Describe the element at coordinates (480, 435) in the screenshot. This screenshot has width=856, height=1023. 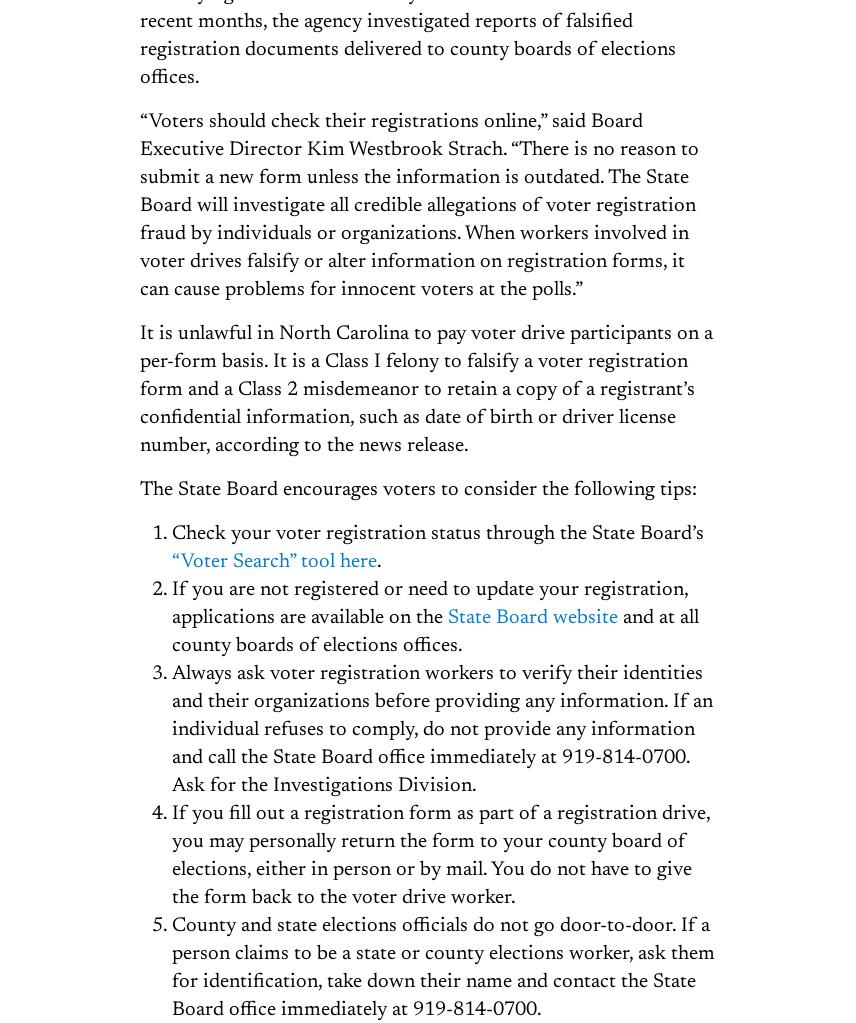
I see `'5/22/2023'` at that location.